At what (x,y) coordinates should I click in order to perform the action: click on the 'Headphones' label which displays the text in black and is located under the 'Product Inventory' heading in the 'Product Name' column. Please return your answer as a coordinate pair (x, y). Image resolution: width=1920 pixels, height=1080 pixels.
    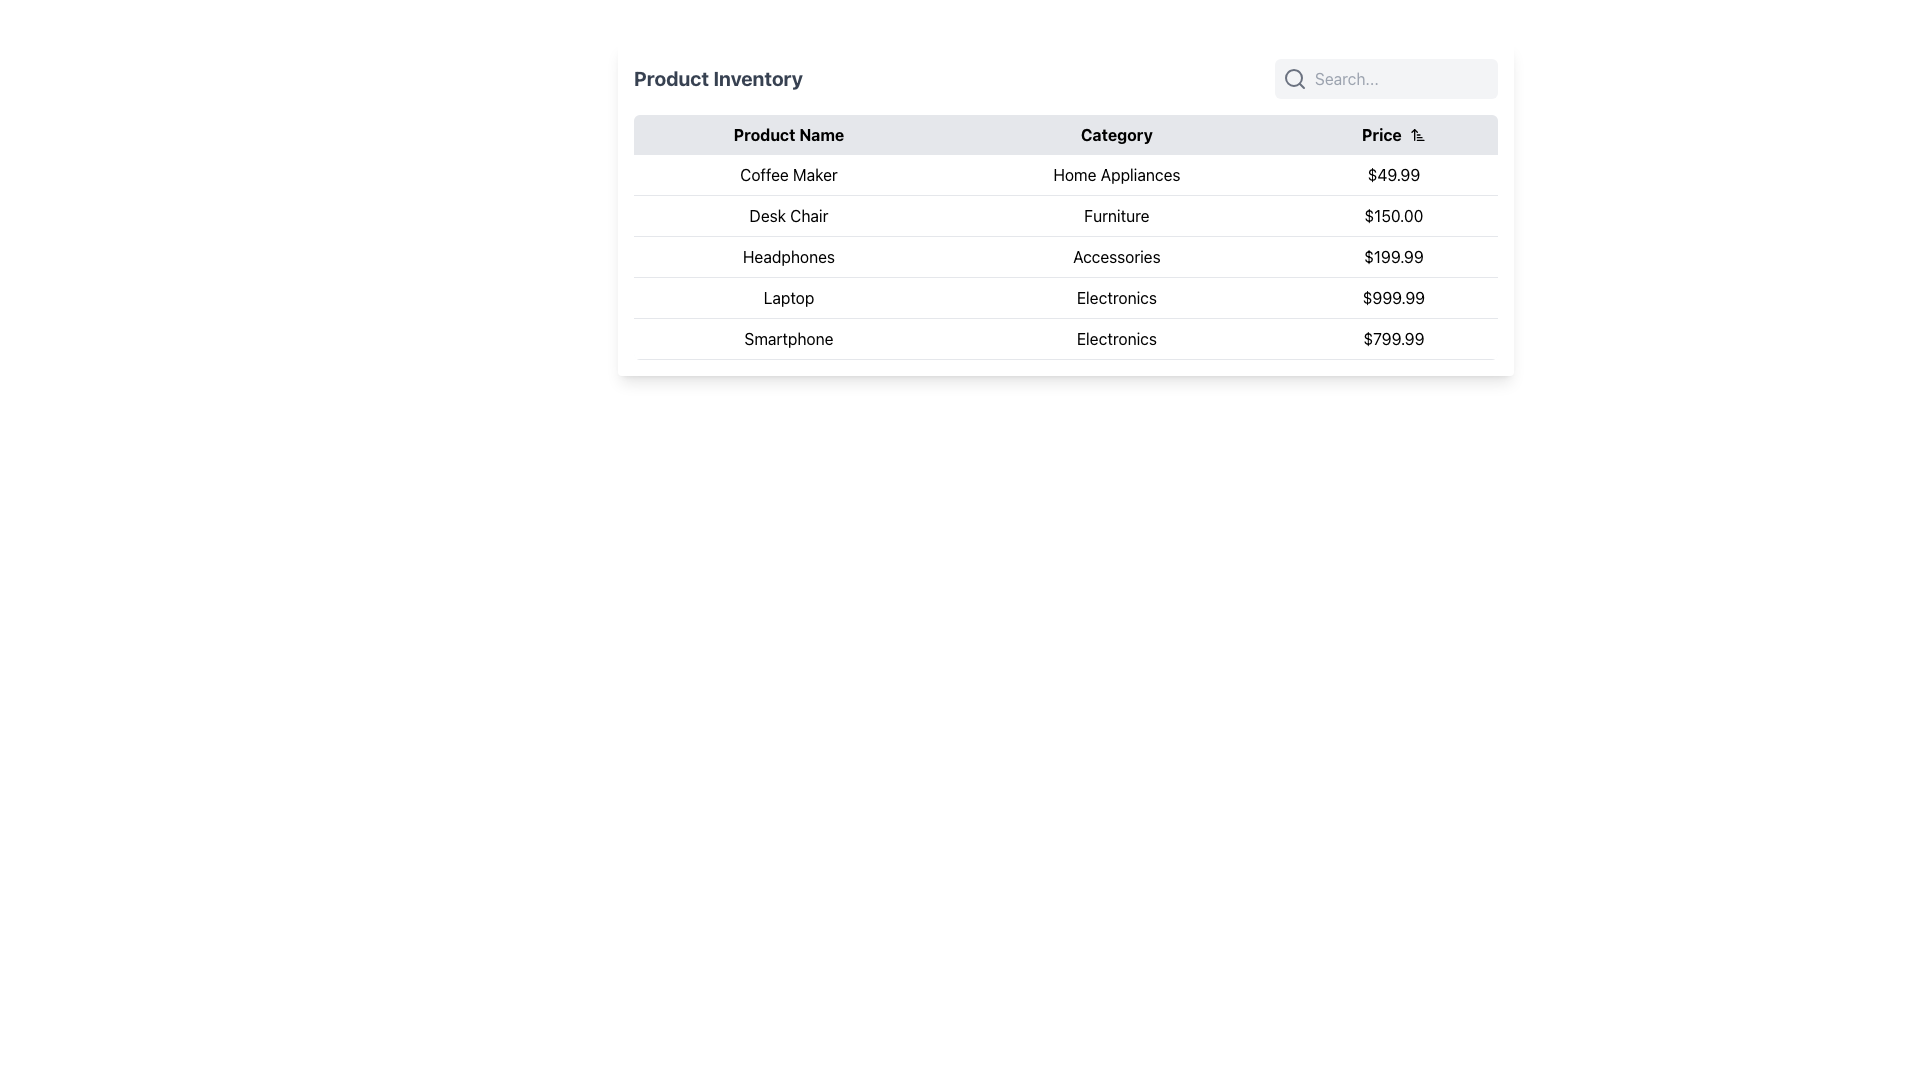
    Looking at the image, I should click on (787, 256).